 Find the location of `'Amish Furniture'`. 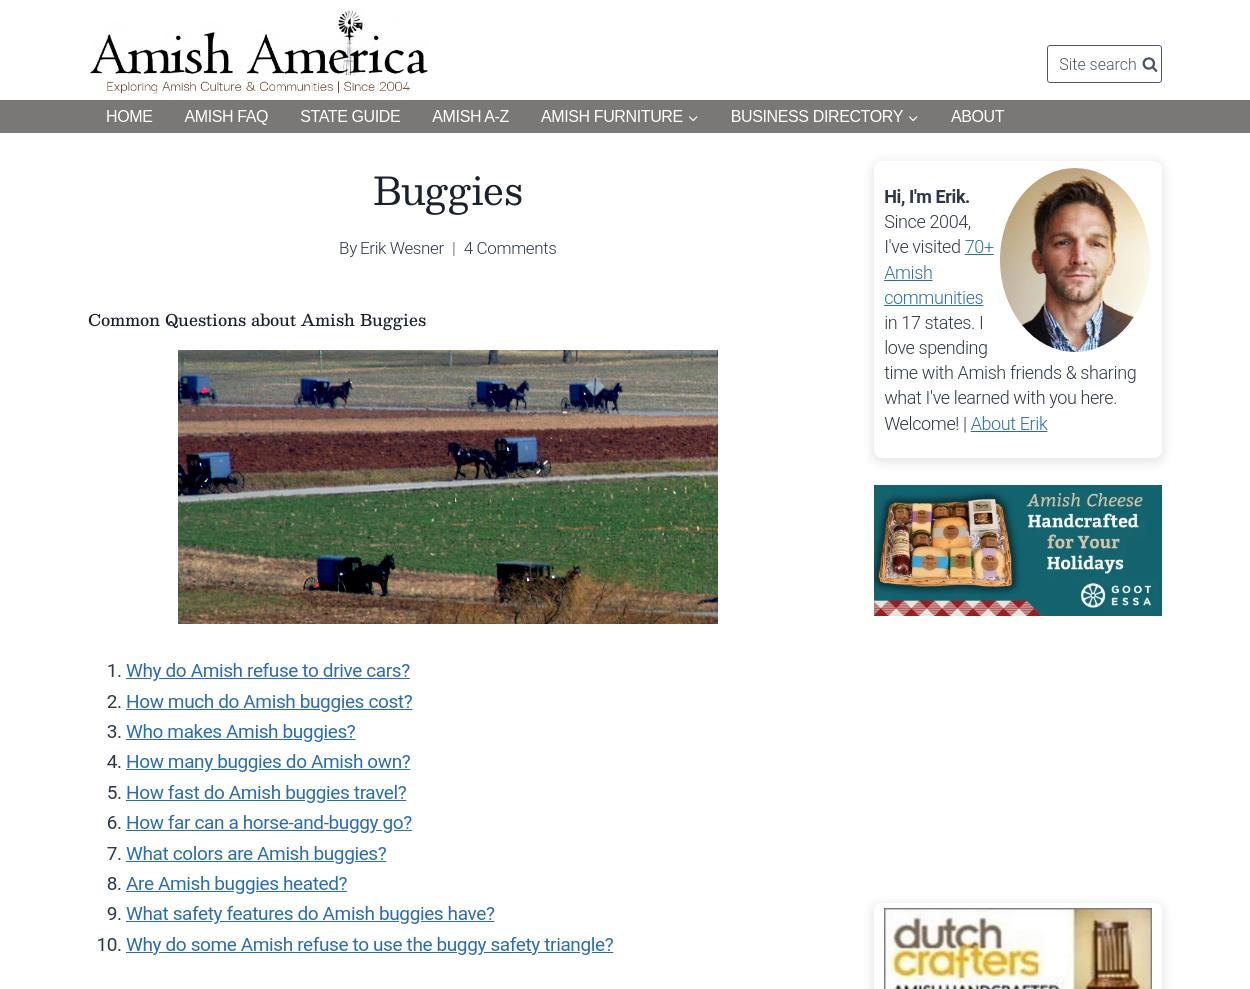

'Amish Furniture' is located at coordinates (610, 115).